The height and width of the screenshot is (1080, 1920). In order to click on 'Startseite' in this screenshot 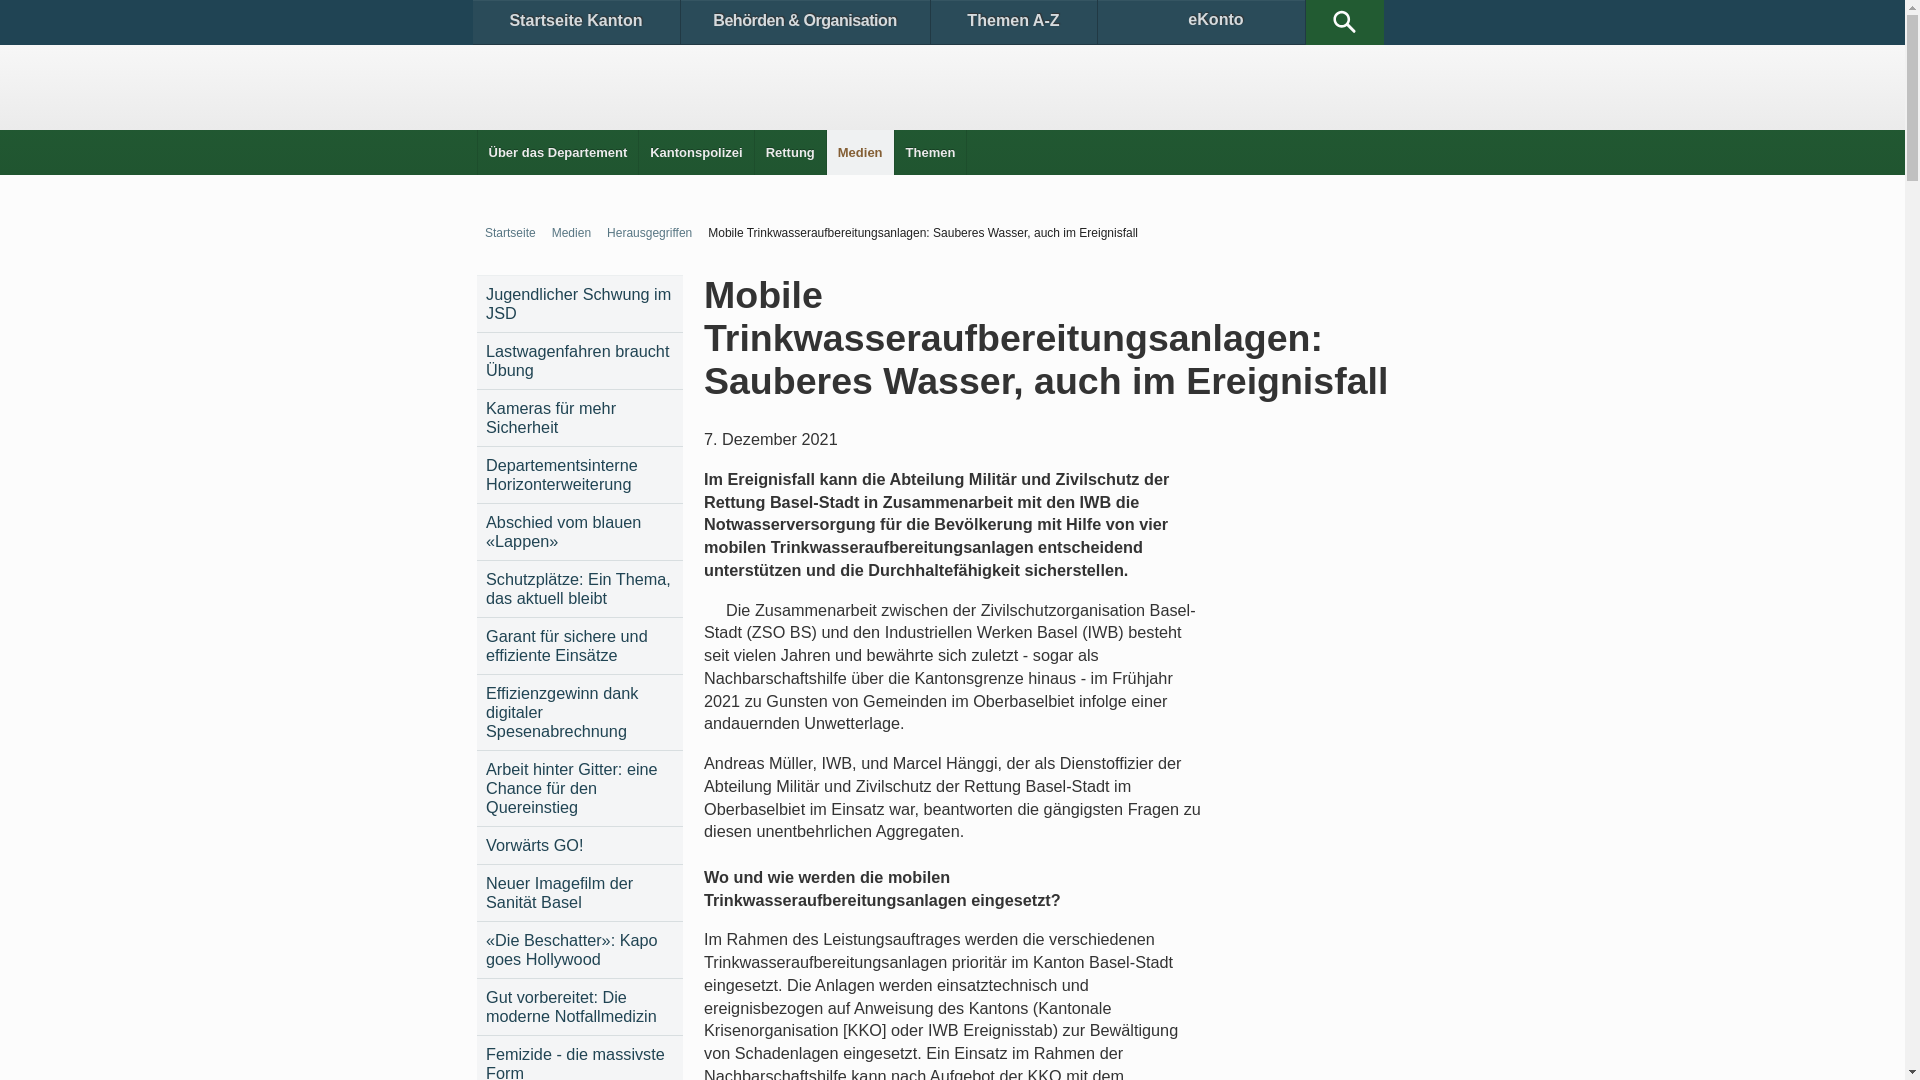, I will do `click(506, 231)`.